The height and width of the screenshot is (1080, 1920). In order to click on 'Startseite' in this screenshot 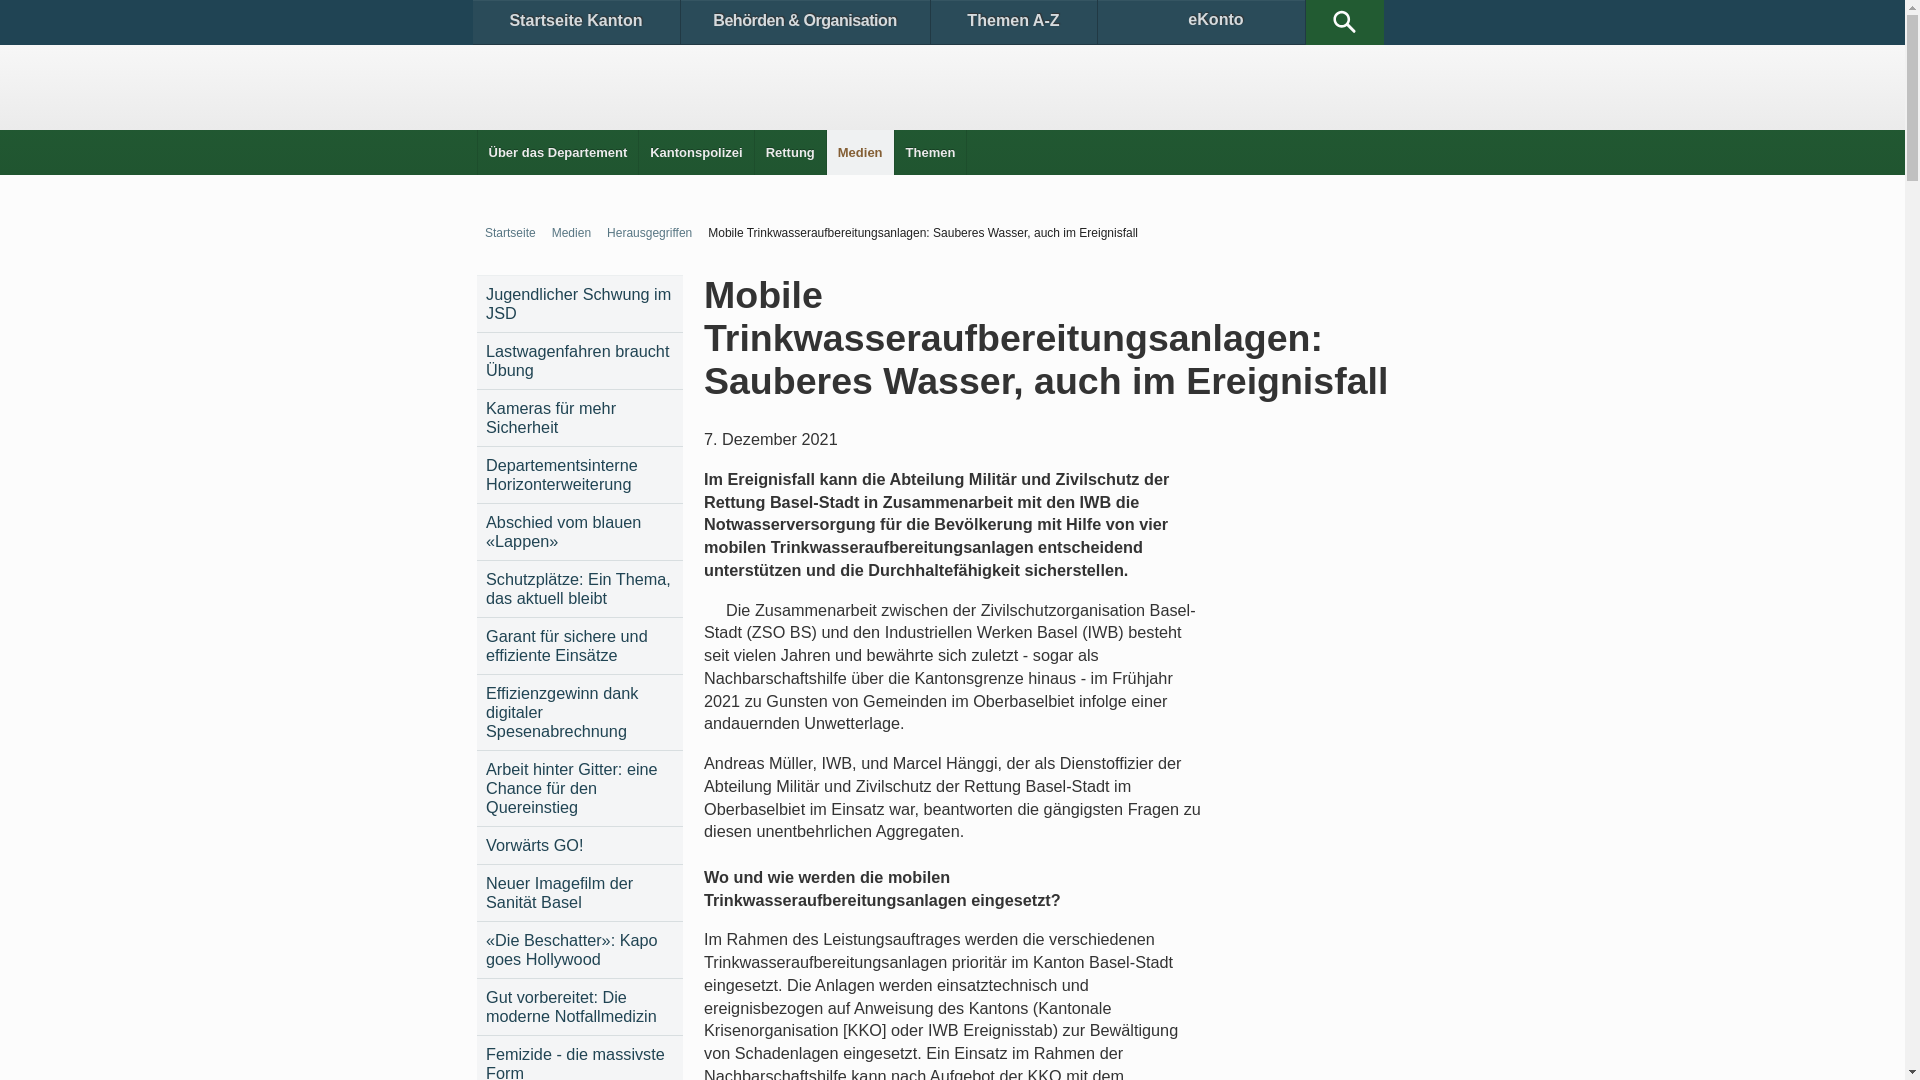, I will do `click(506, 231)`.